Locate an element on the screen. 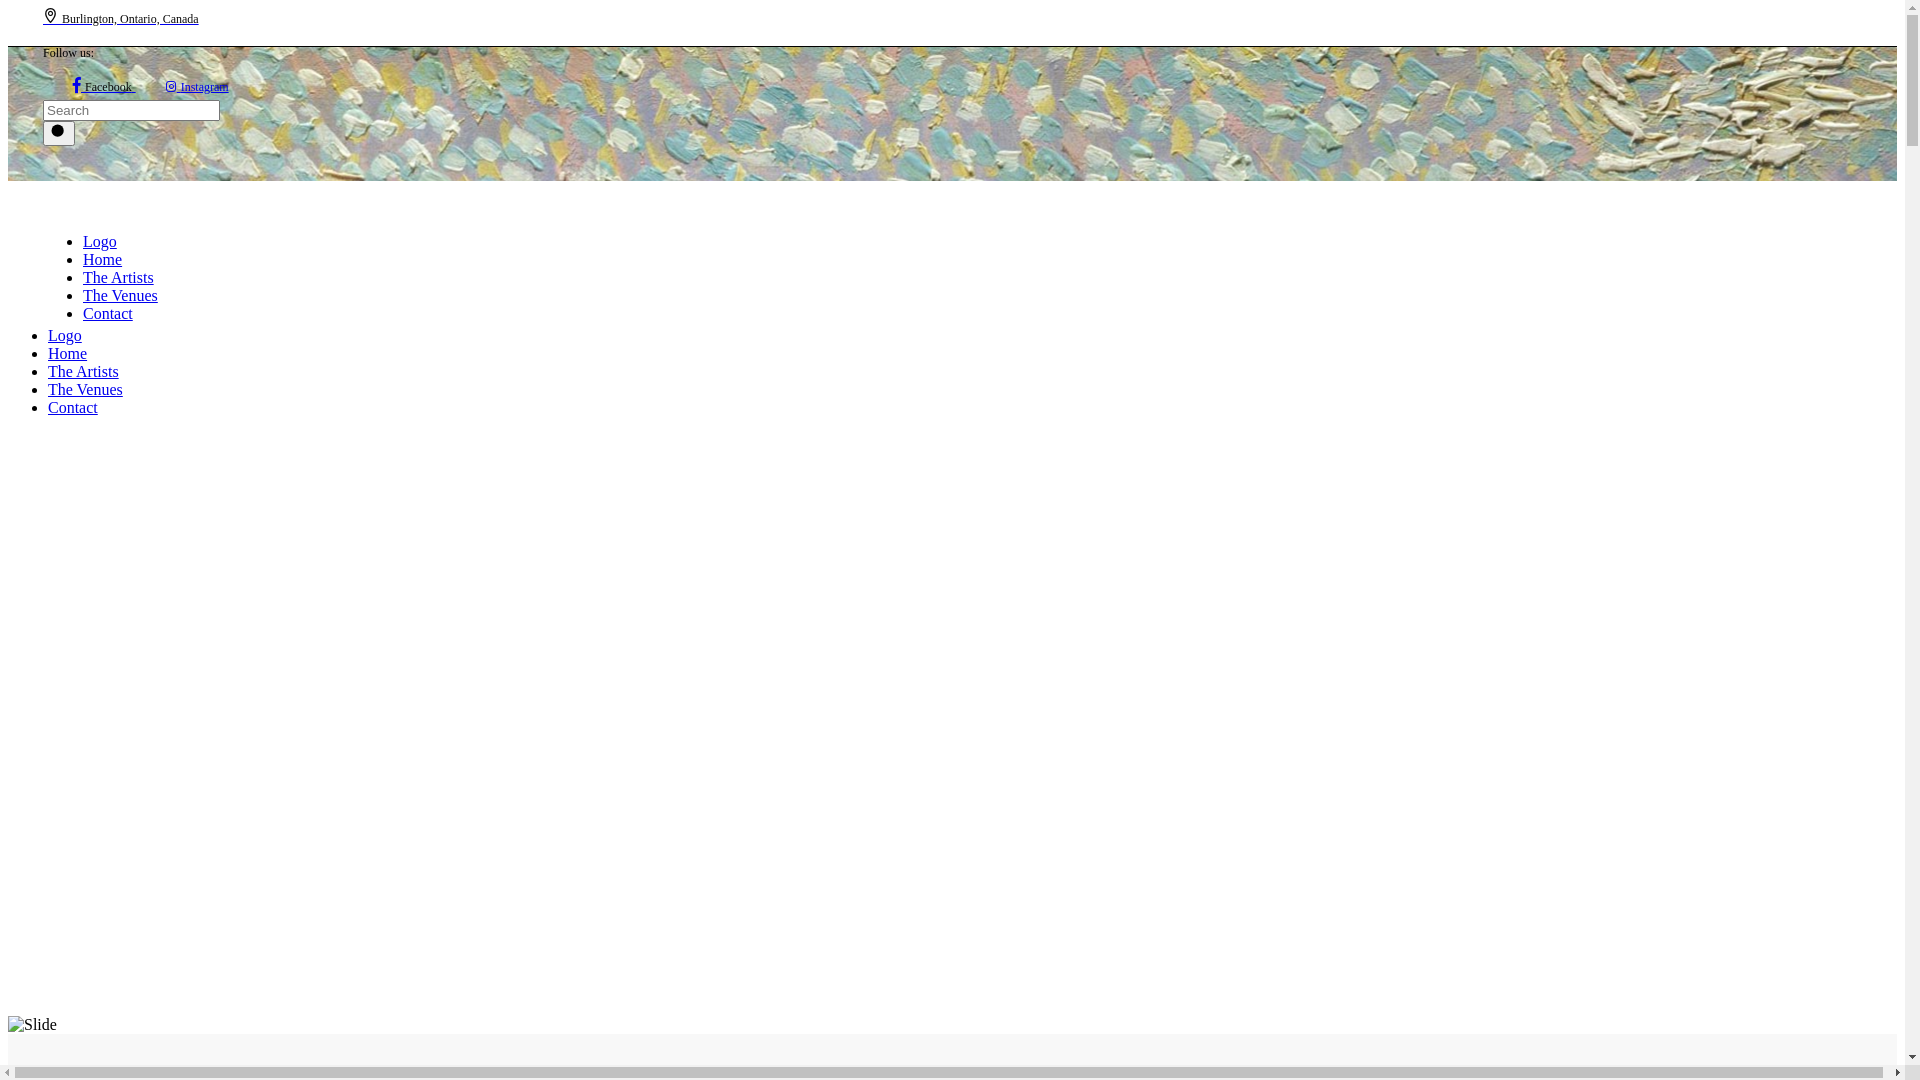  'Home' is located at coordinates (48, 352).